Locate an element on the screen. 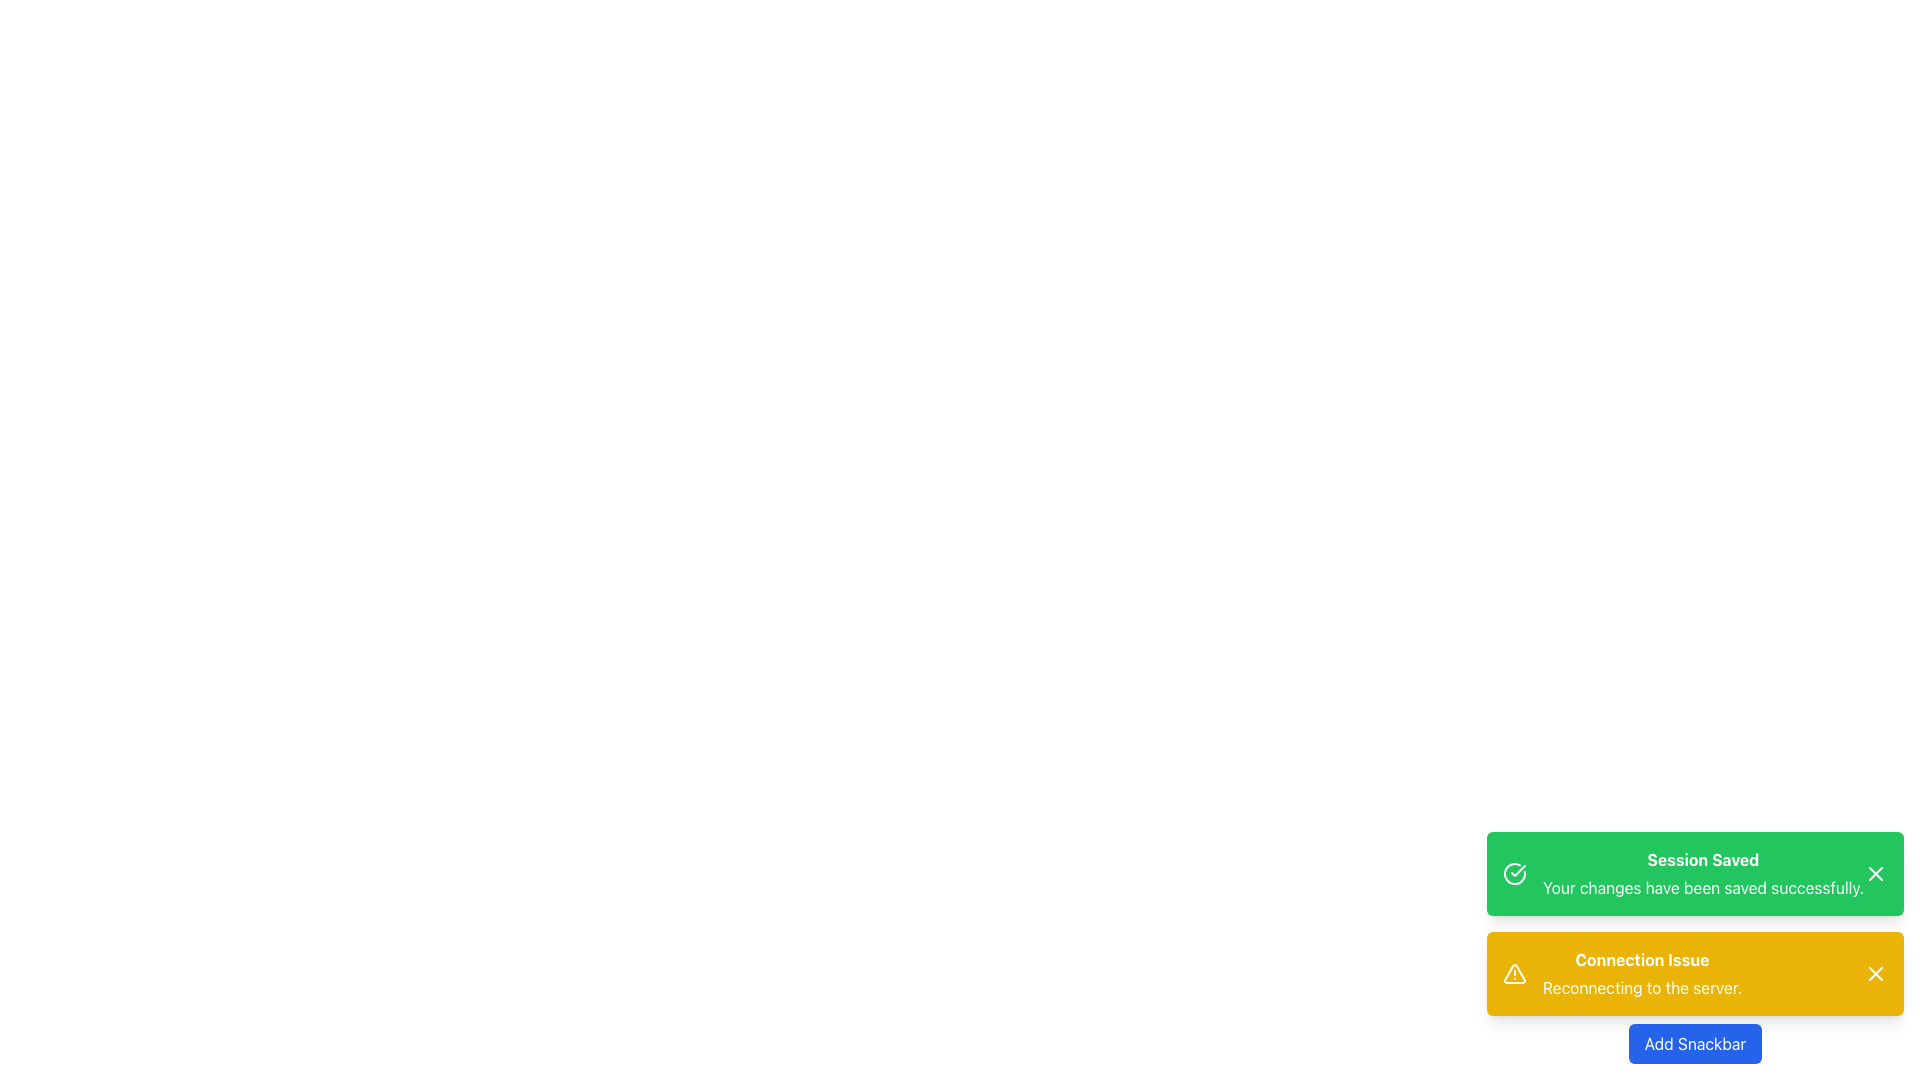 The width and height of the screenshot is (1920, 1080). the Close/Dismiss icon, which is an X-shaped SVG icon located in the top-right corner of the green notification banner labeled 'Session Saved' is located at coordinates (1875, 873).